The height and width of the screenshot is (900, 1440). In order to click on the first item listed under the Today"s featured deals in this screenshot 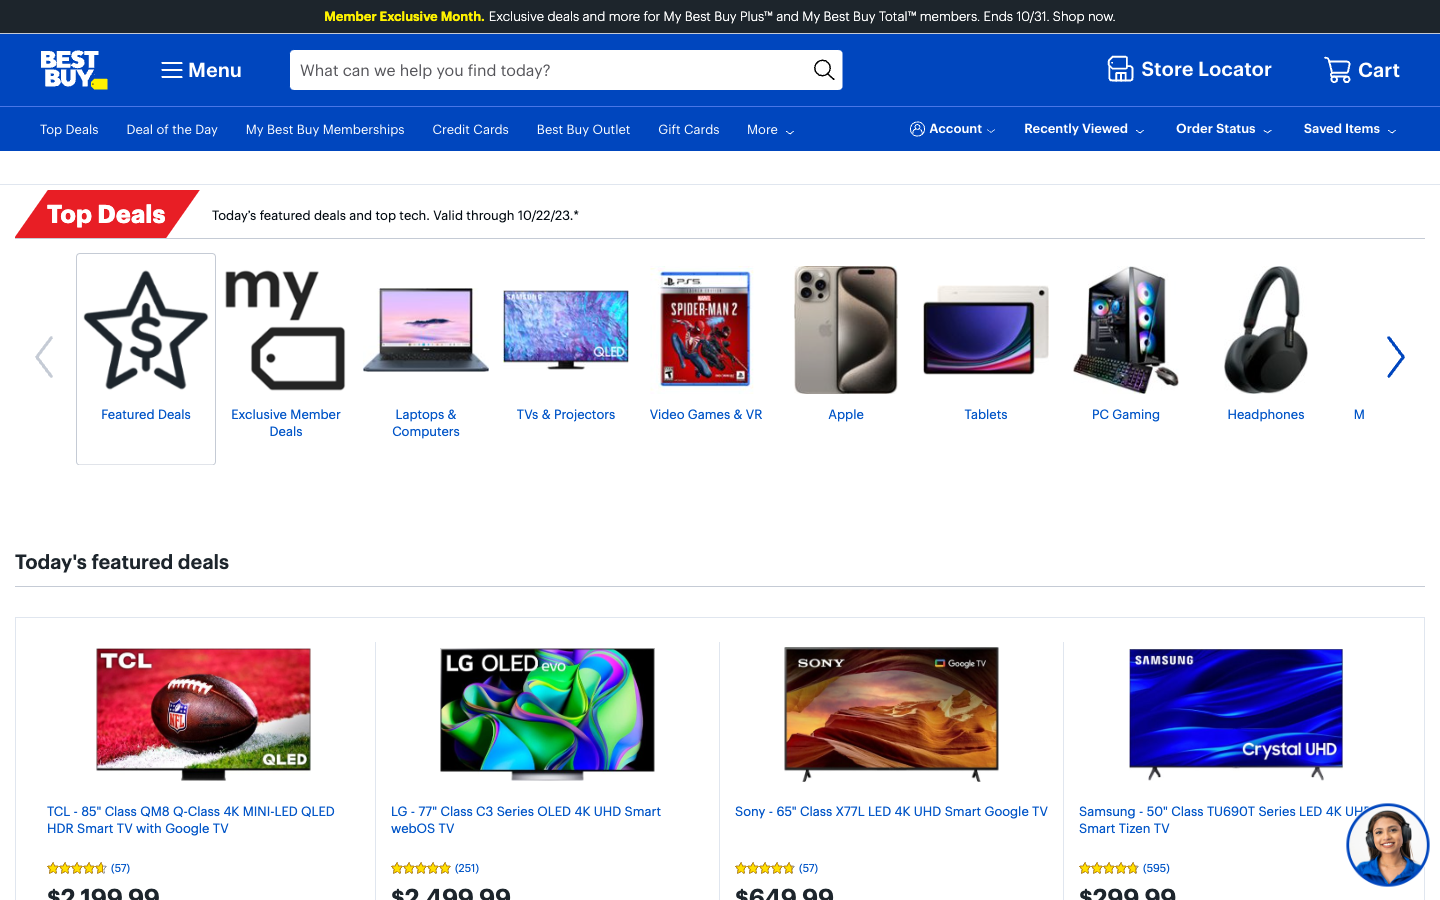, I will do `click(203, 713)`.